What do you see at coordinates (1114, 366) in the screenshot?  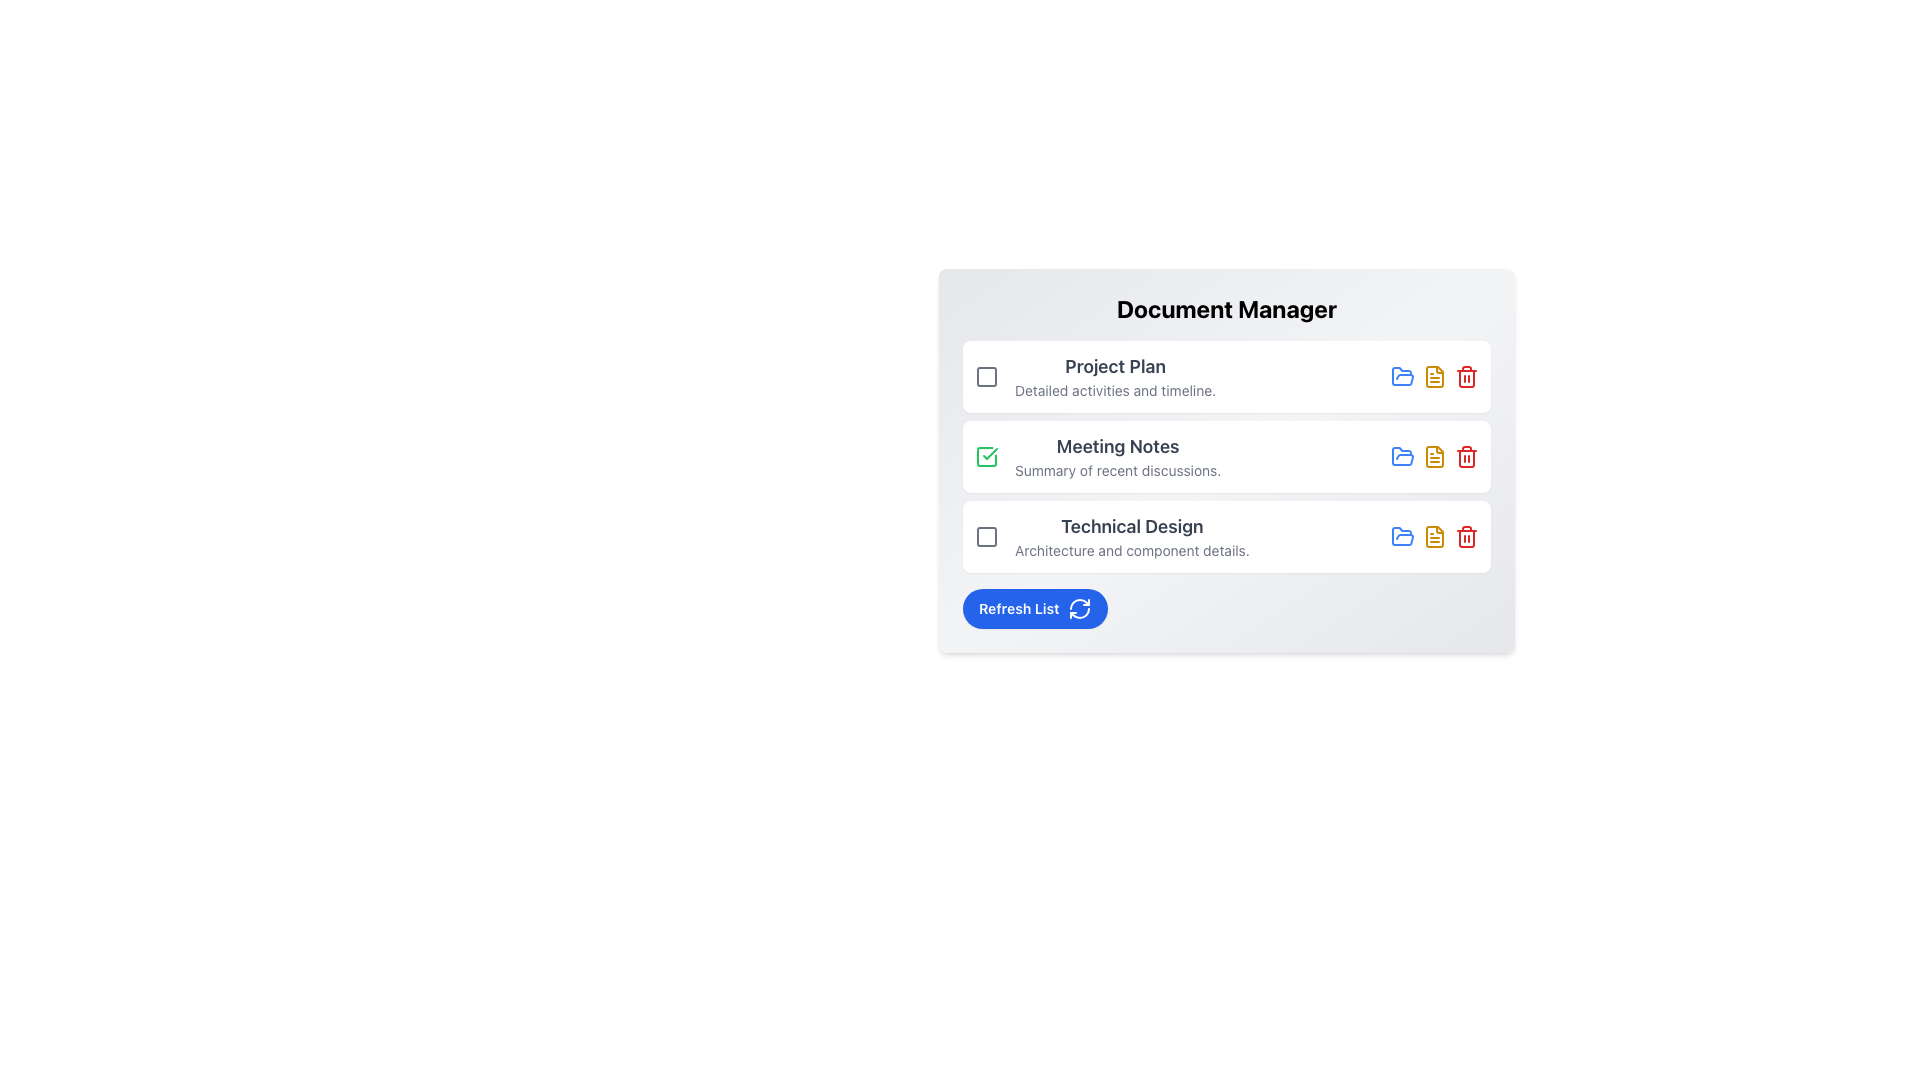 I see `the 'Project Plan' text label, which is prominently displayed in large, bold, dark gray font and is part of the 'Document Manager' list` at bounding box center [1114, 366].